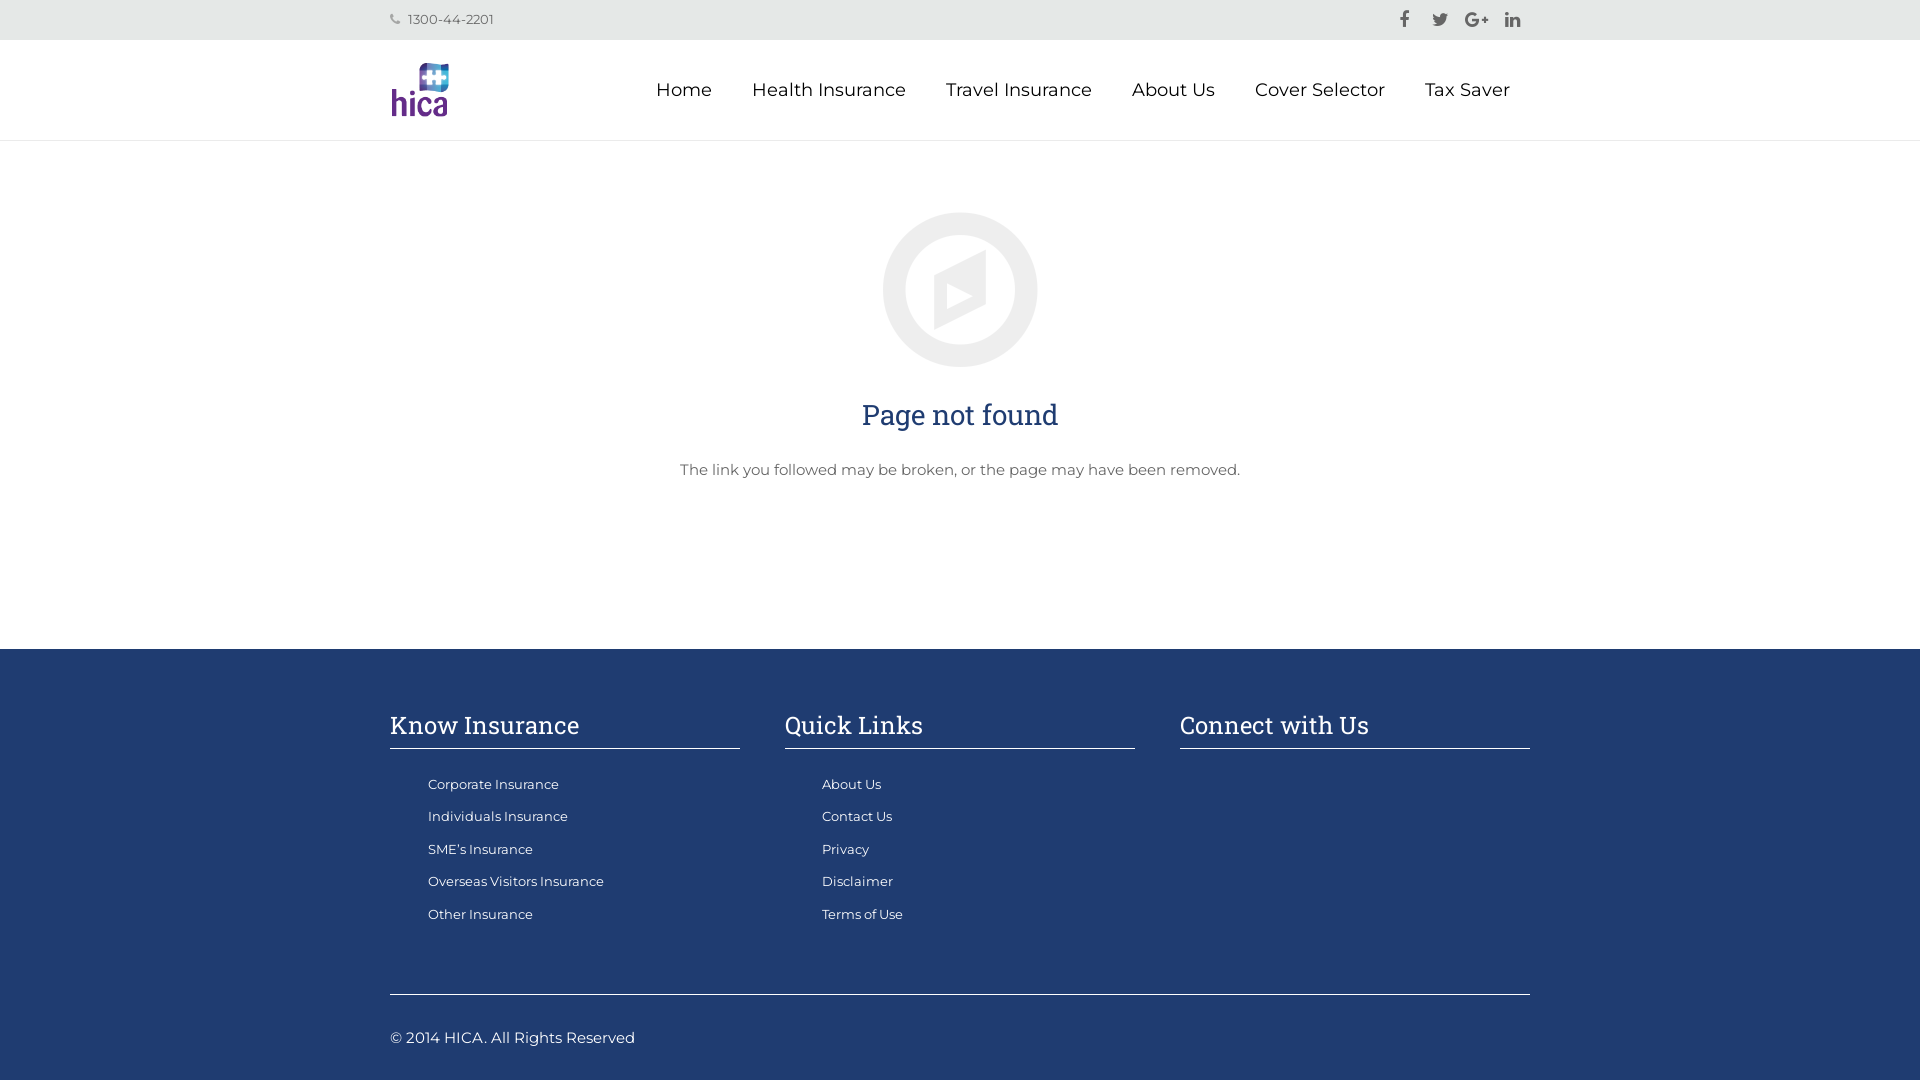 Image resolution: width=1920 pixels, height=1080 pixels. What do you see at coordinates (862, 914) in the screenshot?
I see `'Terms of Use'` at bounding box center [862, 914].